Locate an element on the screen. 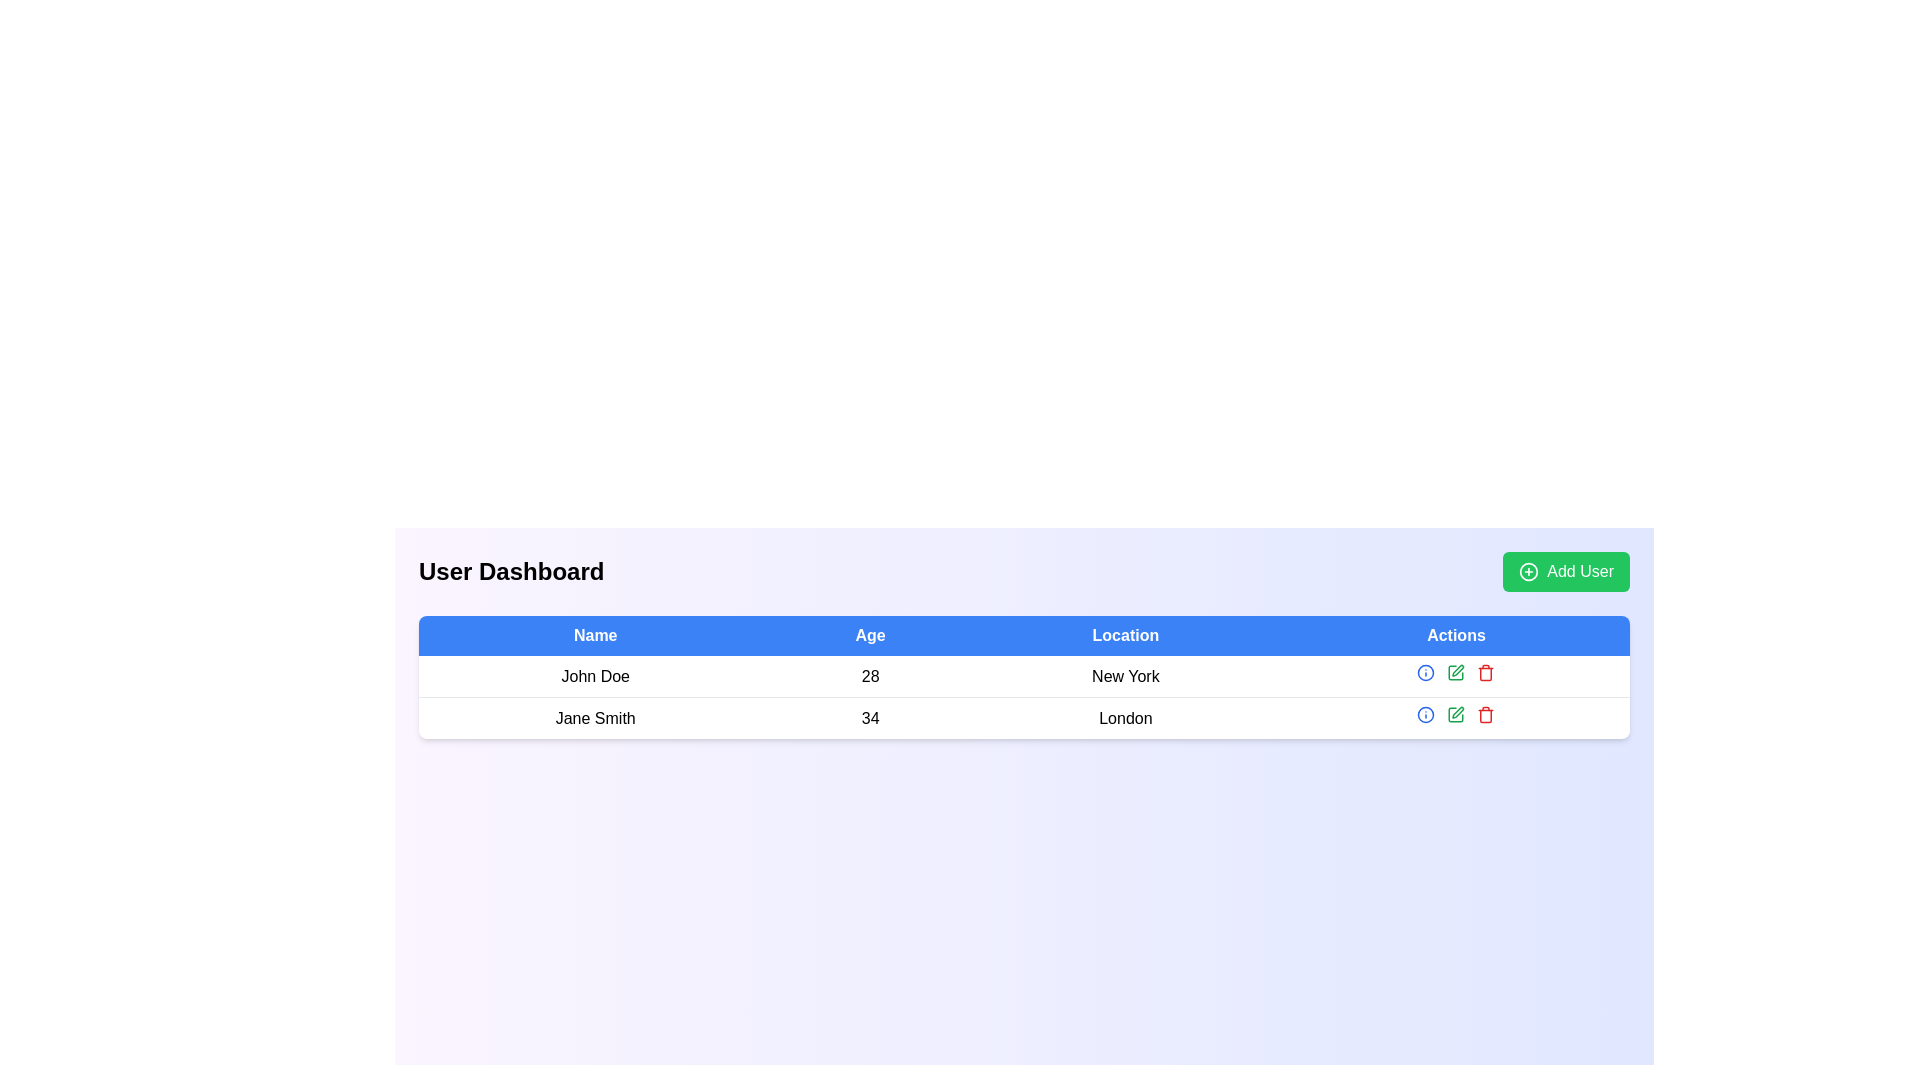 The width and height of the screenshot is (1920, 1080). the header label for the 'Name' column in the data table, which is the first item in the horizontal list of headers at the top-left corner is located at coordinates (594, 636).